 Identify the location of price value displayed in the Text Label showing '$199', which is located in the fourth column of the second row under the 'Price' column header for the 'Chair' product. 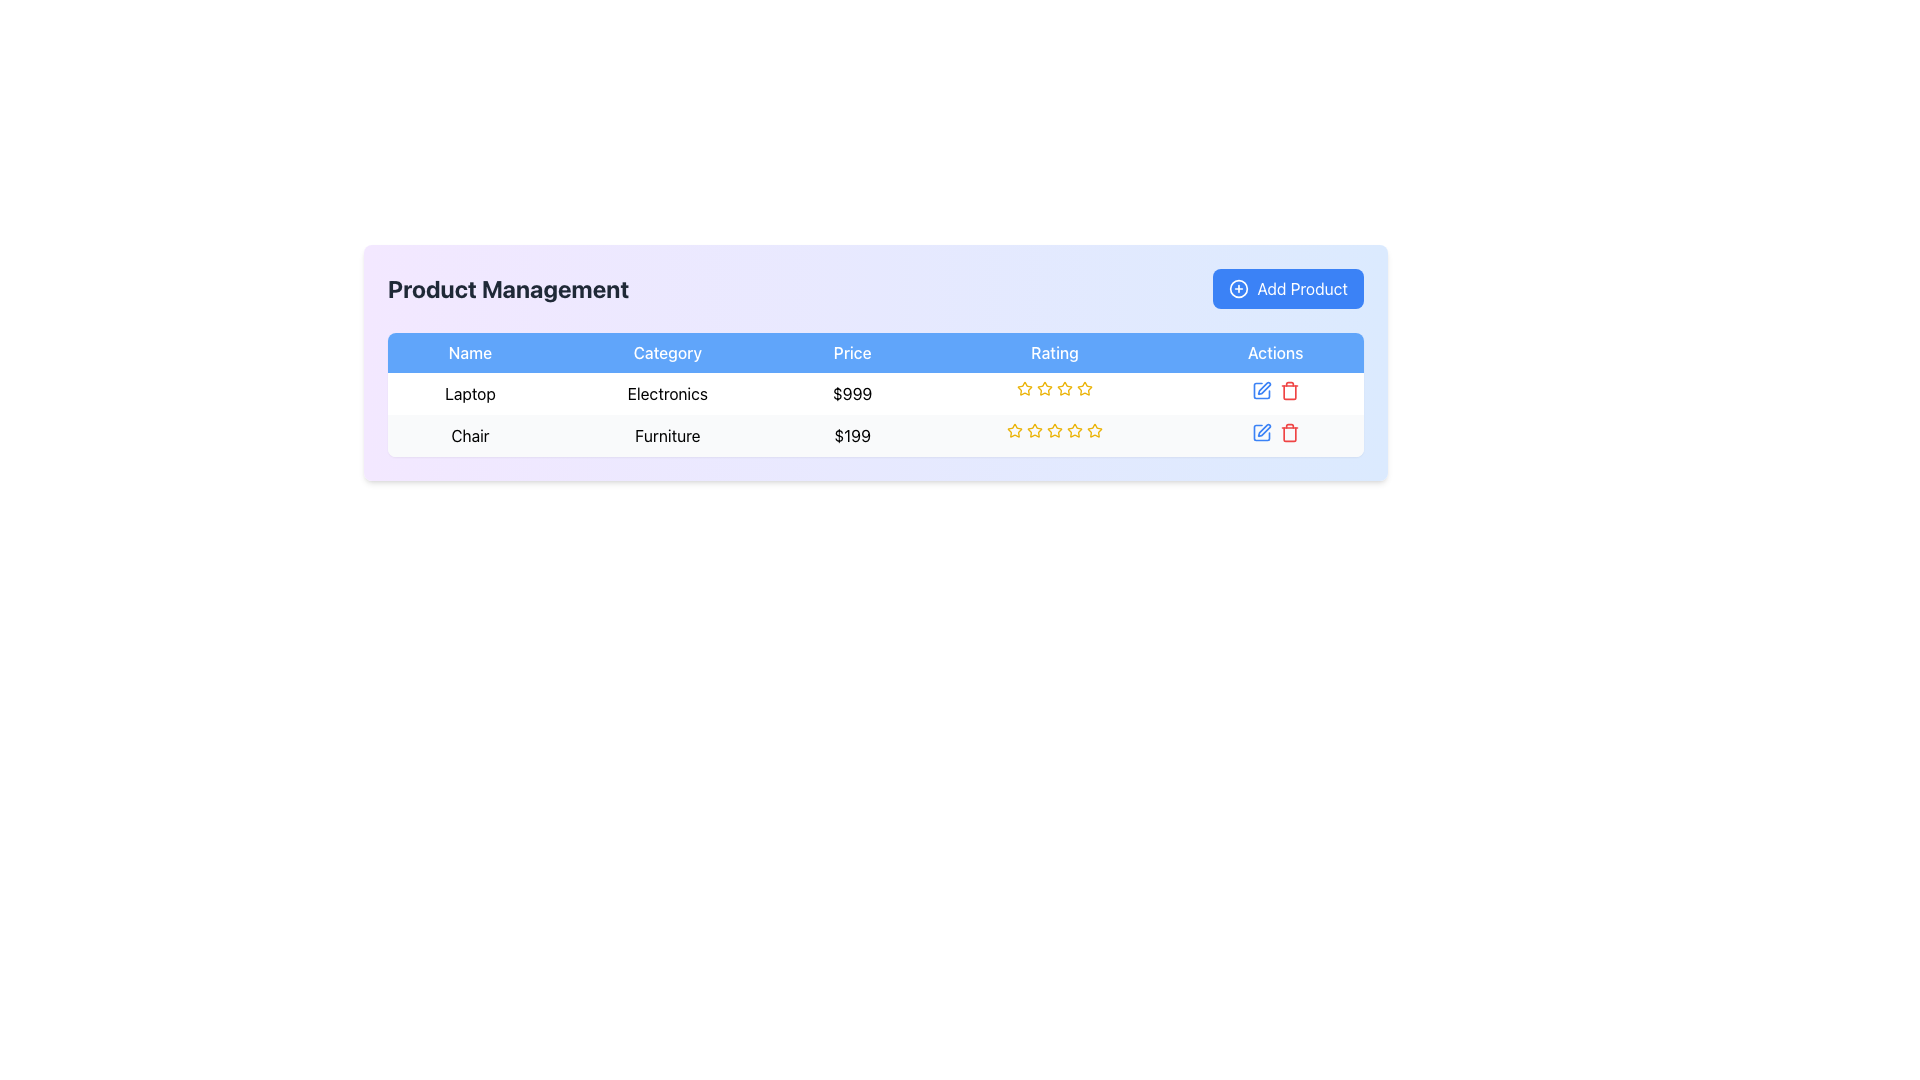
(852, 434).